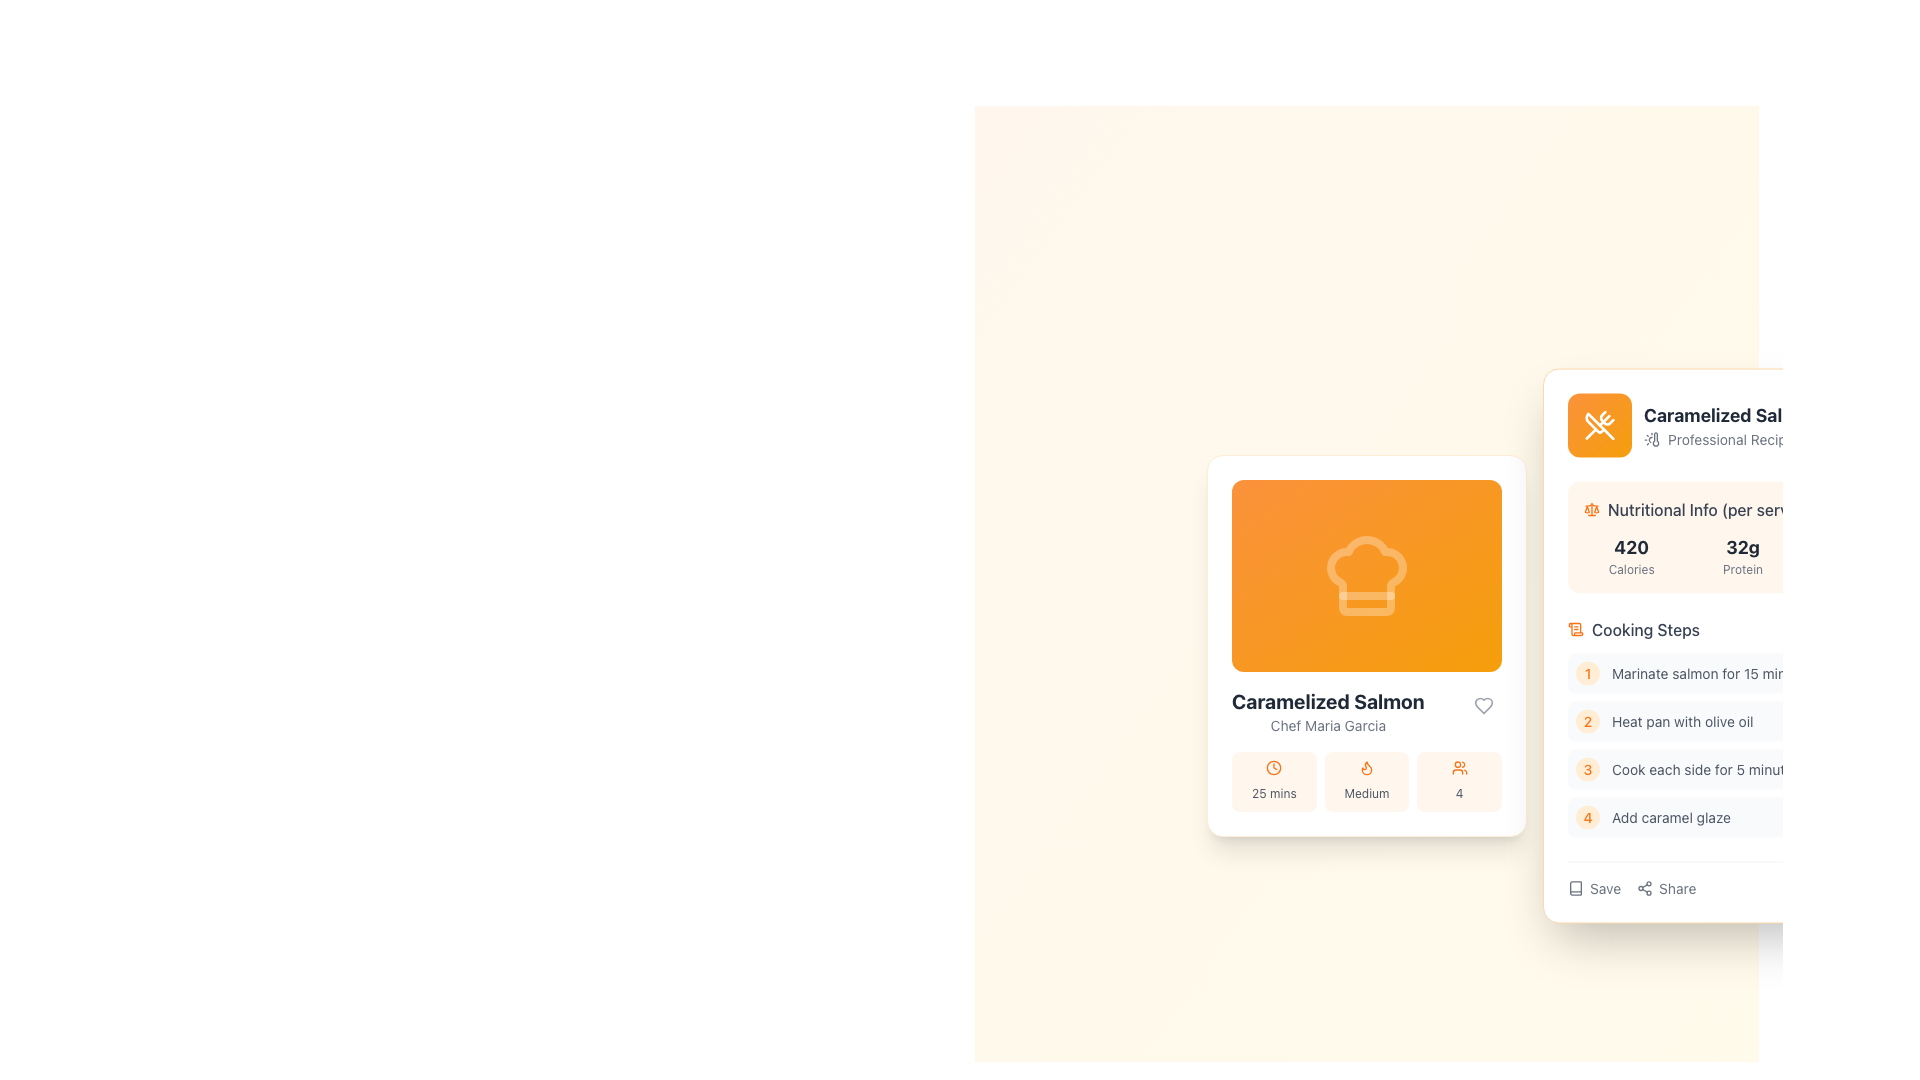  What do you see at coordinates (1631, 555) in the screenshot?
I see `the static text label displaying '420 Calories' in the Nutritional Info section, which is located in the leftmost column of a three-column grid layout` at bounding box center [1631, 555].